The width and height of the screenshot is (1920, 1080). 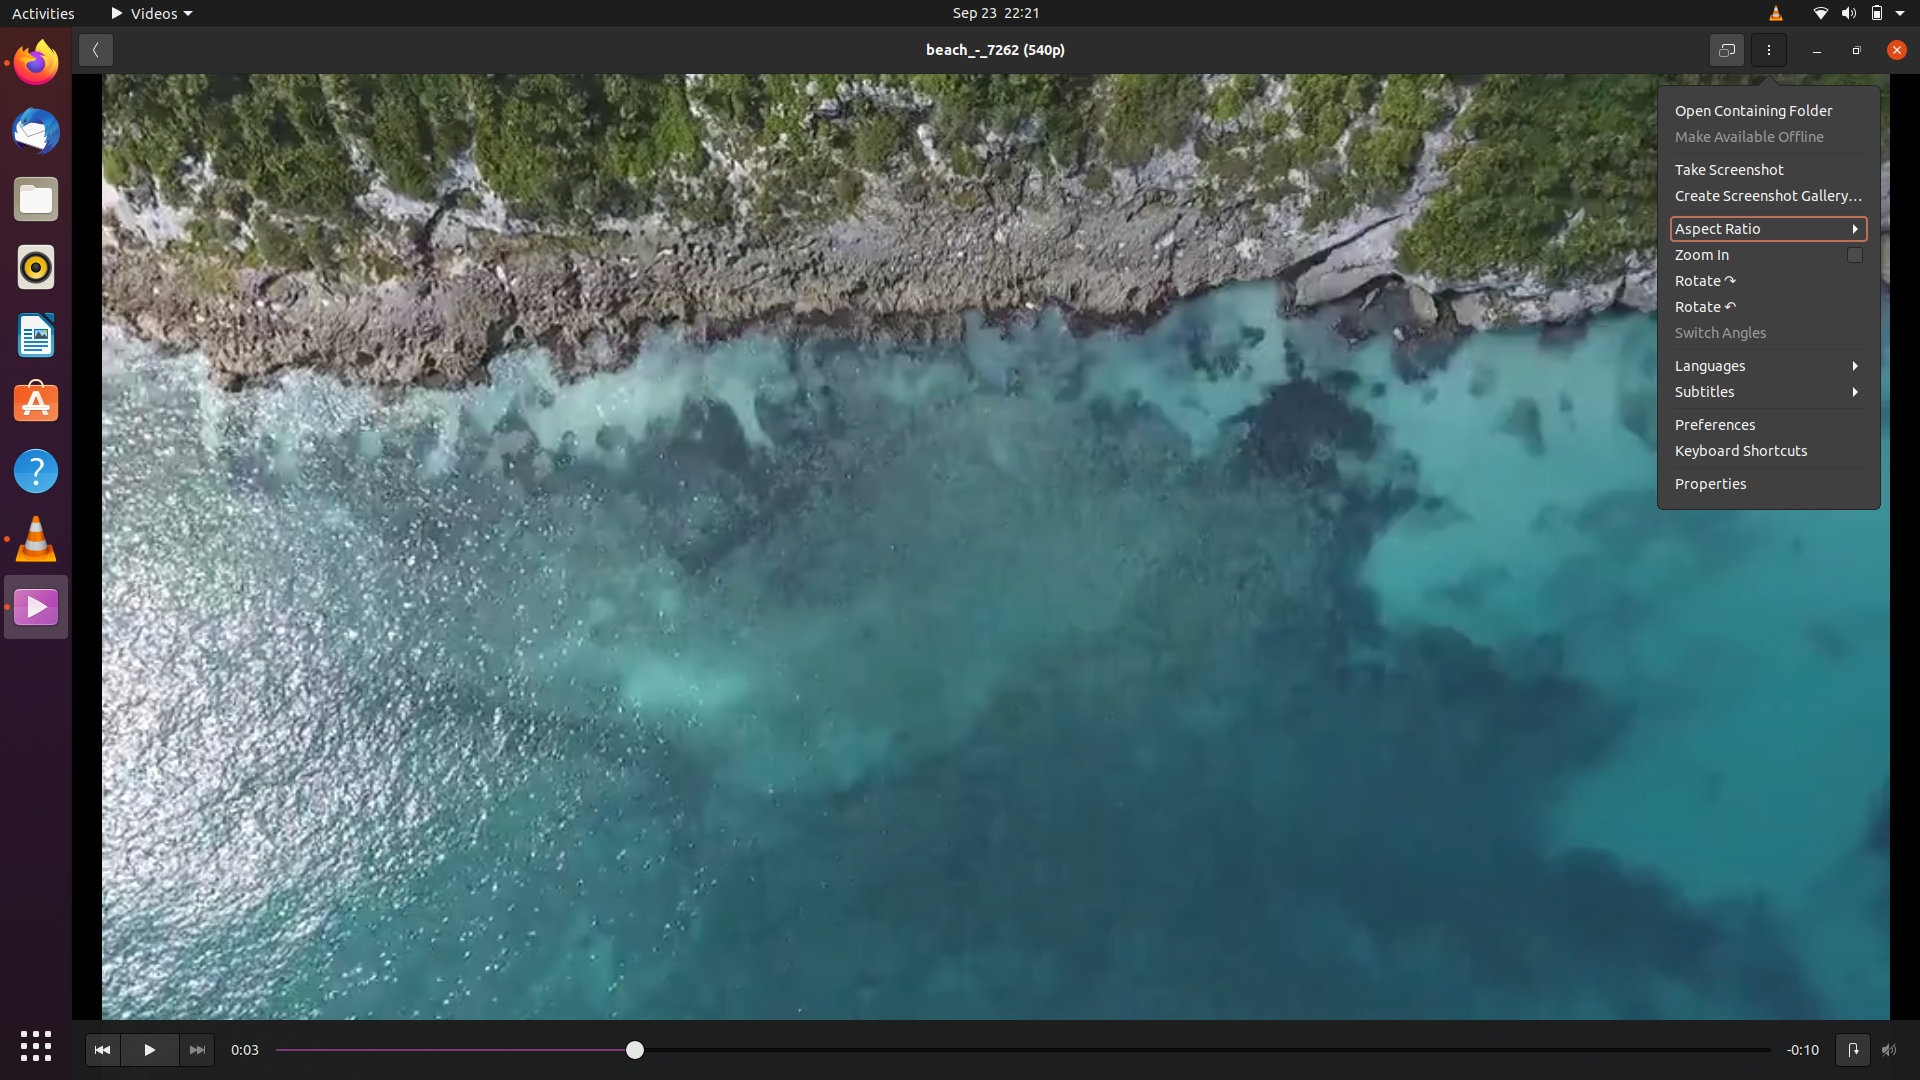 I want to click on Switch the subtitle language to the next one from the drop down, so click(x=1771, y=391).